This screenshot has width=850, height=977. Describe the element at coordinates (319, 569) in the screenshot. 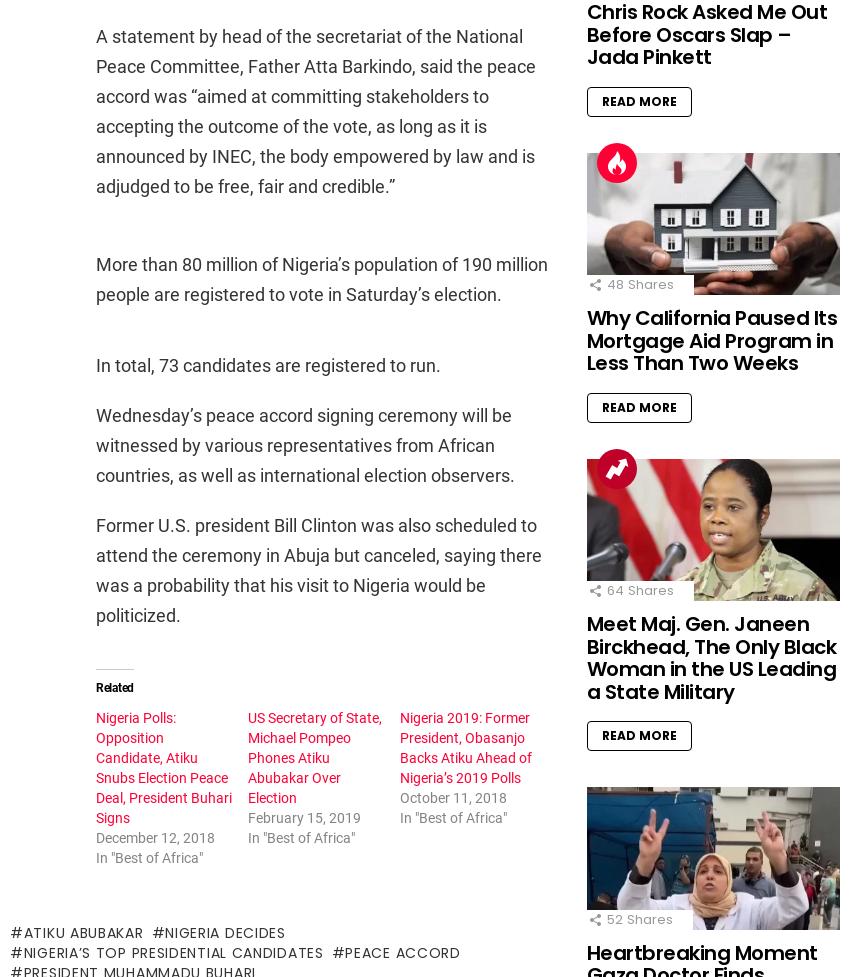

I see `'Former U.S. president Bill Clinton was also scheduled to attend the ceremony in Abuja but canceled, saying there was a probability that his visit to Nigeria would be politicized.'` at that location.